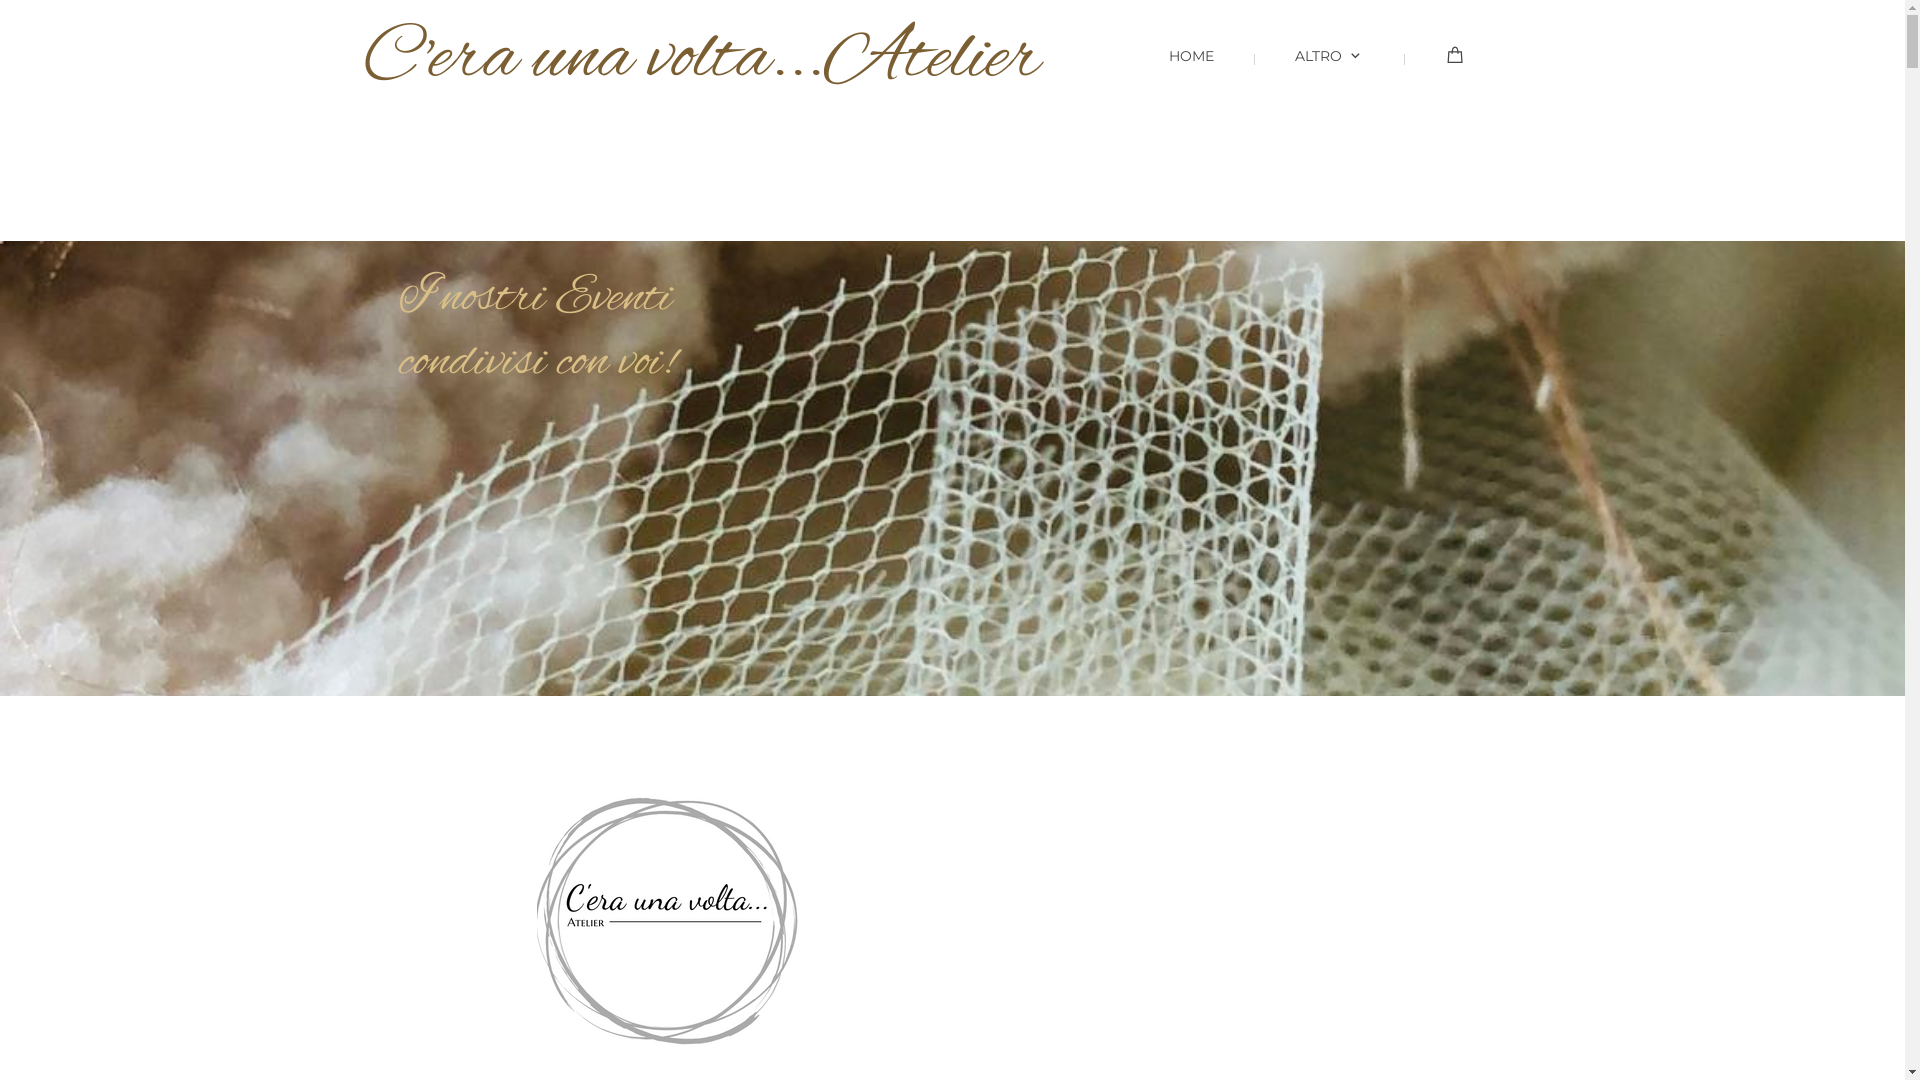 This screenshot has height=1080, width=1920. Describe the element at coordinates (1314, 71) in the screenshot. I see `'ALTRO'` at that location.